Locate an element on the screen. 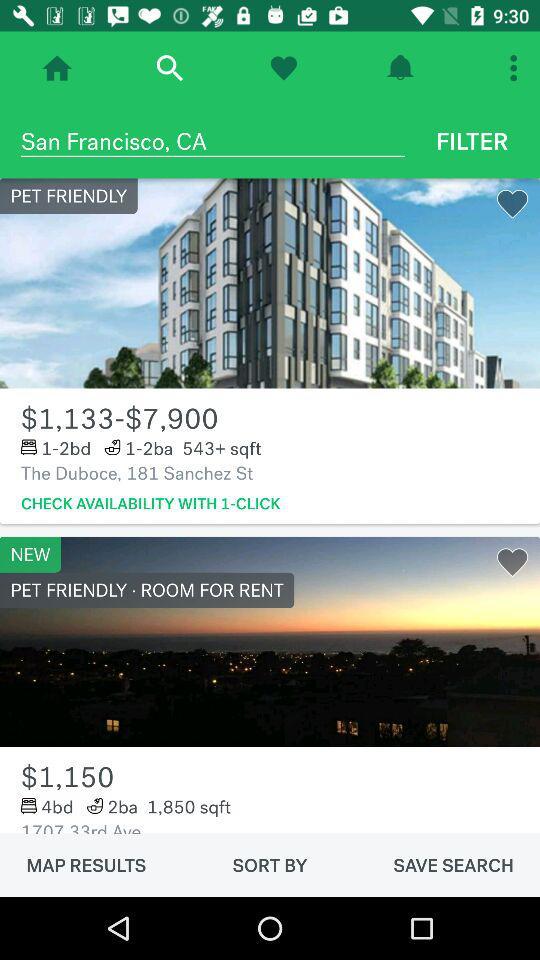 The width and height of the screenshot is (540, 960). shows favorited items is located at coordinates (282, 68).